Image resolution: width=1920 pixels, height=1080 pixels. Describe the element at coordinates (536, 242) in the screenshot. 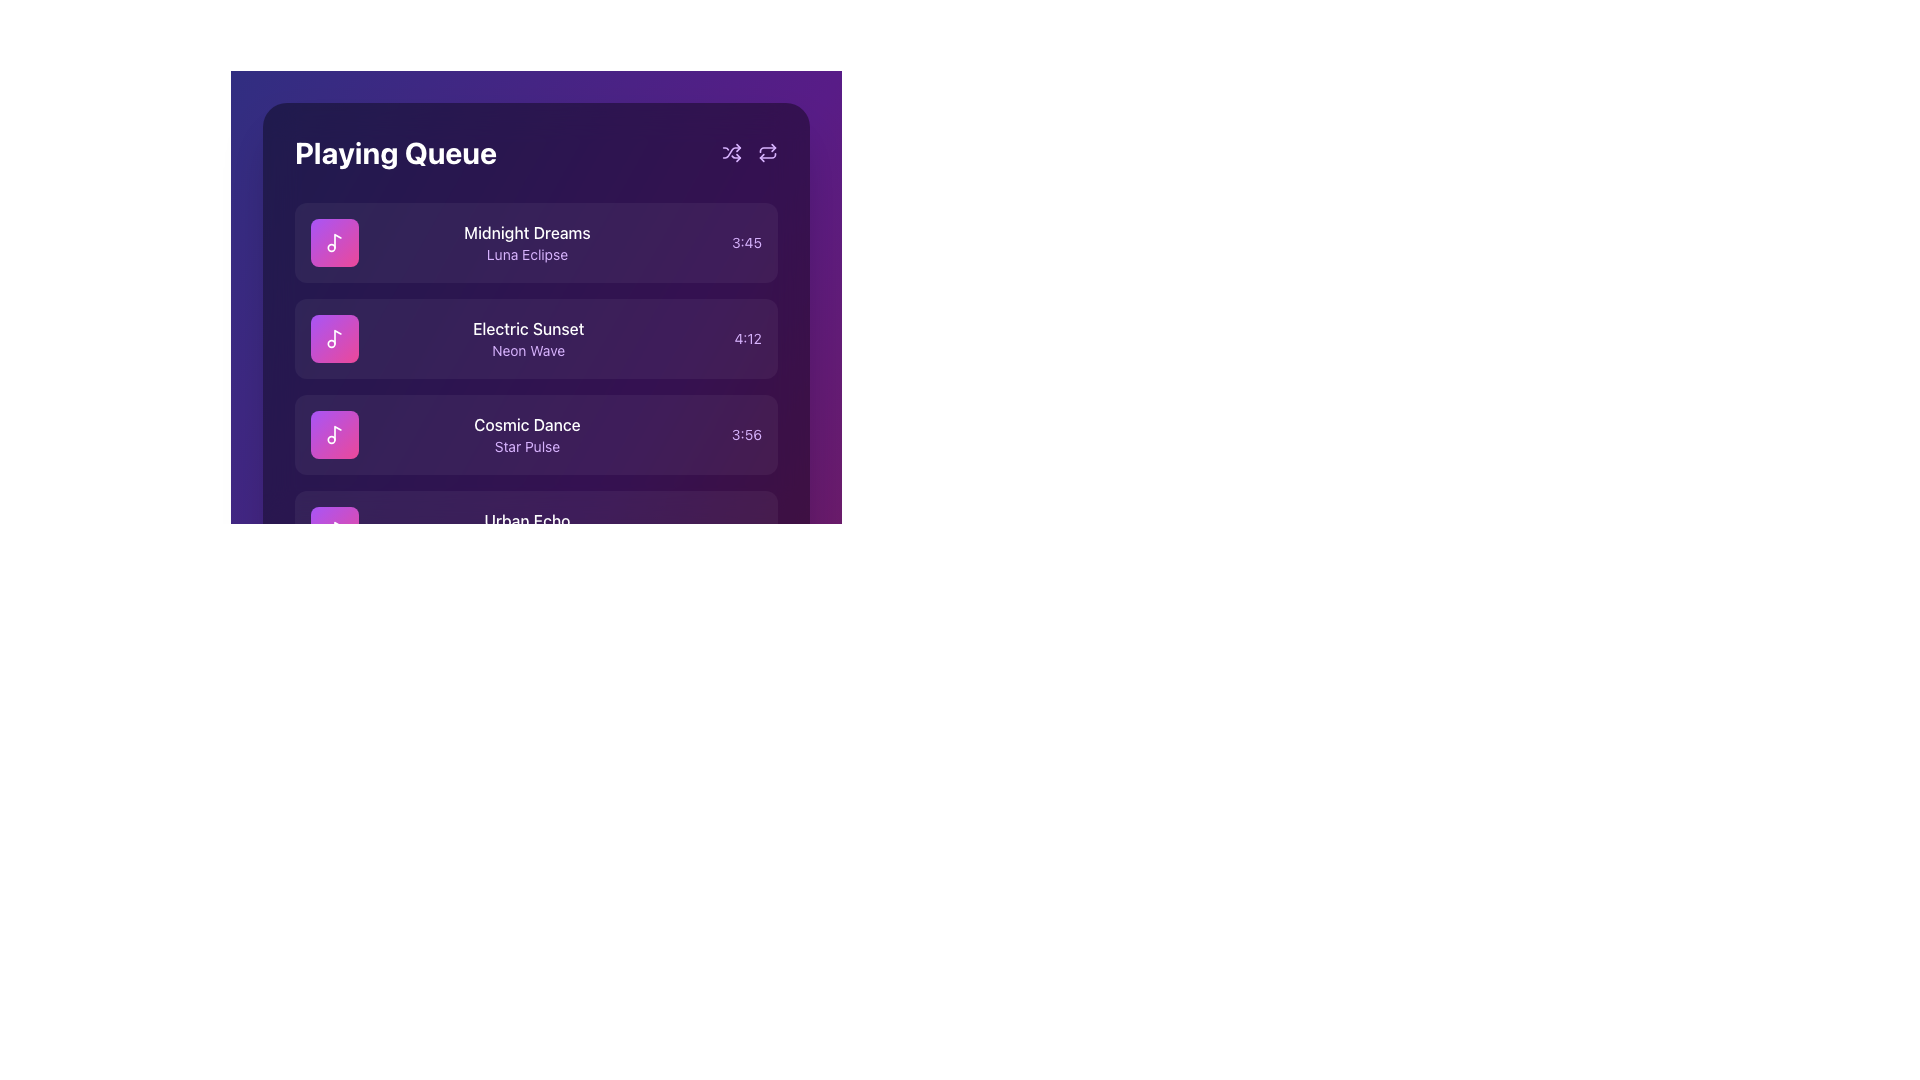

I see `the first item in the 'Playing Queue' music playlist to change its background visually` at that location.